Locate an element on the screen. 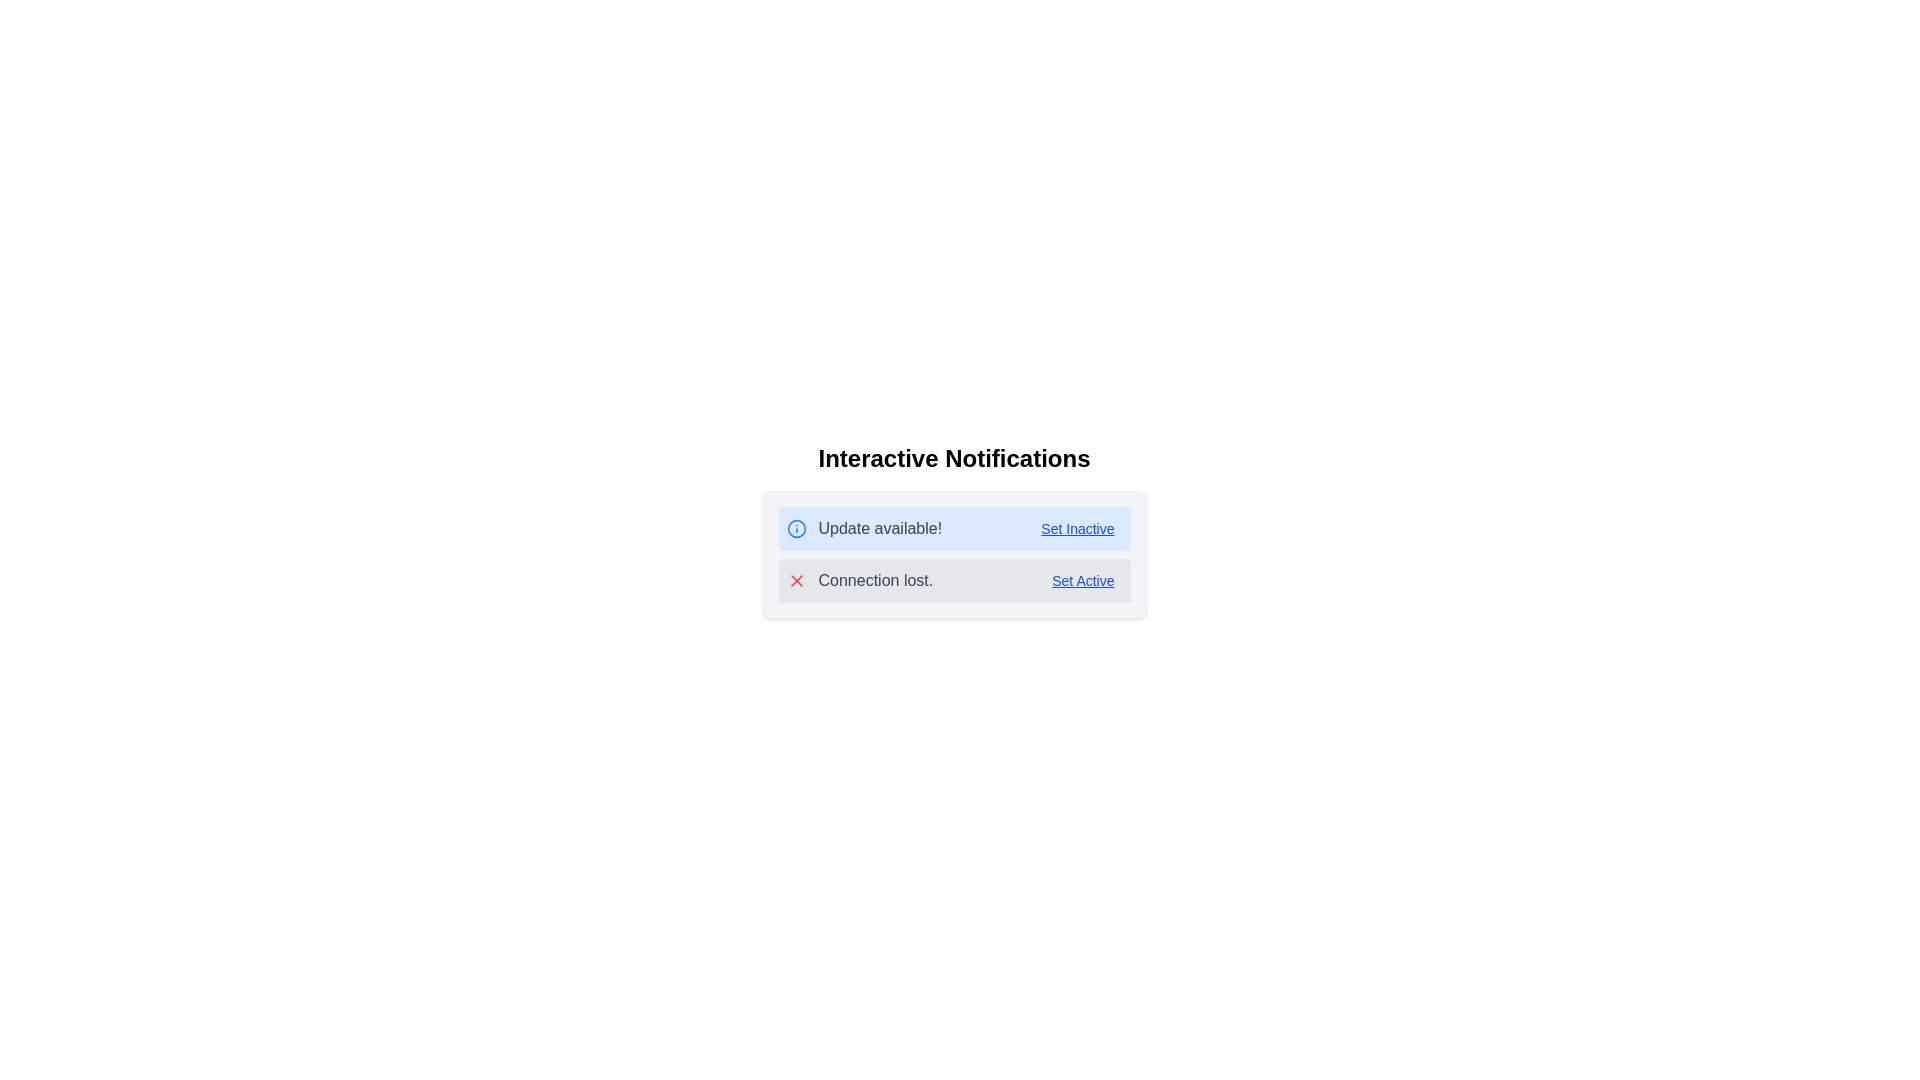  text displayed on the notification message indicating a connection issue, which is located in the second row of the notification panel, between a red error icon and a 'Set Active' button is located at coordinates (875, 581).